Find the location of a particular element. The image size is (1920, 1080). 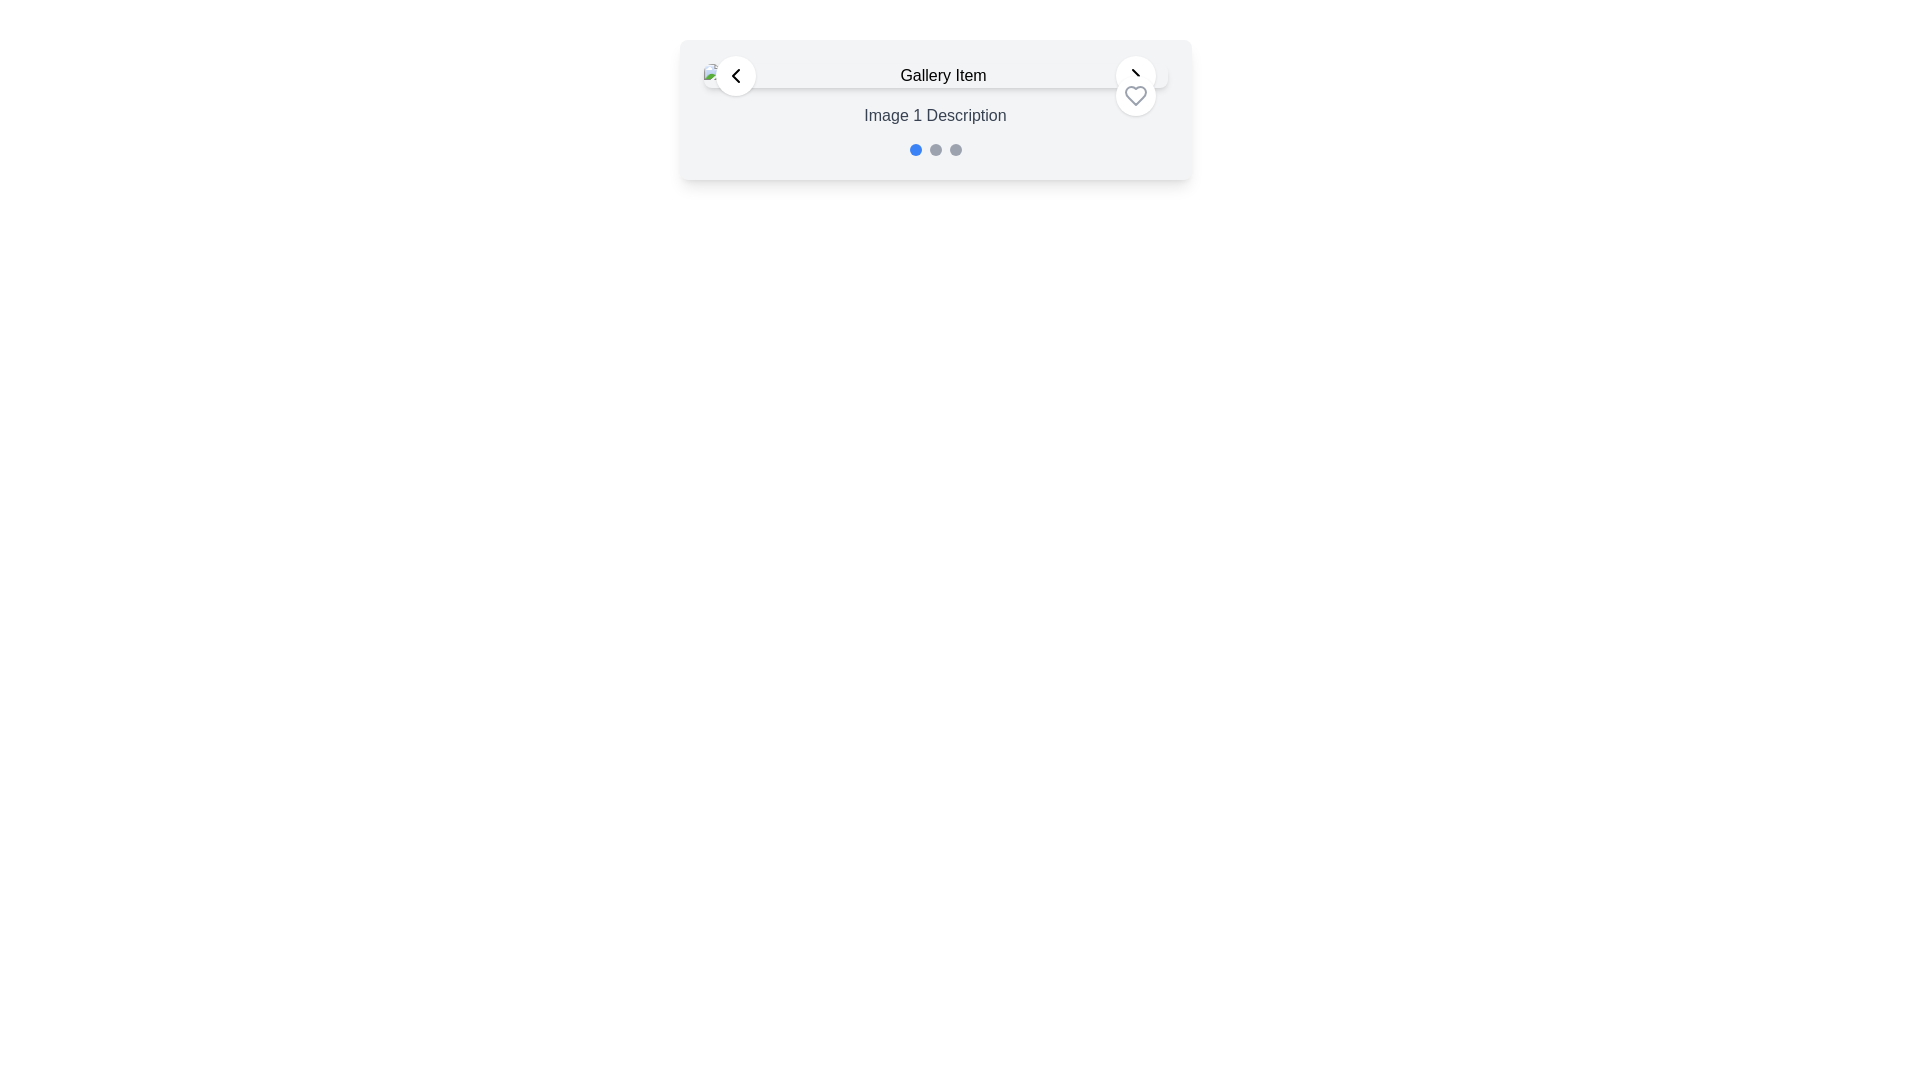

the Carousel Indicator dot located below the 'Image 1 Description' text, which is styled as a small circular indicator and is part of a horizontal arrangement is located at coordinates (934, 149).